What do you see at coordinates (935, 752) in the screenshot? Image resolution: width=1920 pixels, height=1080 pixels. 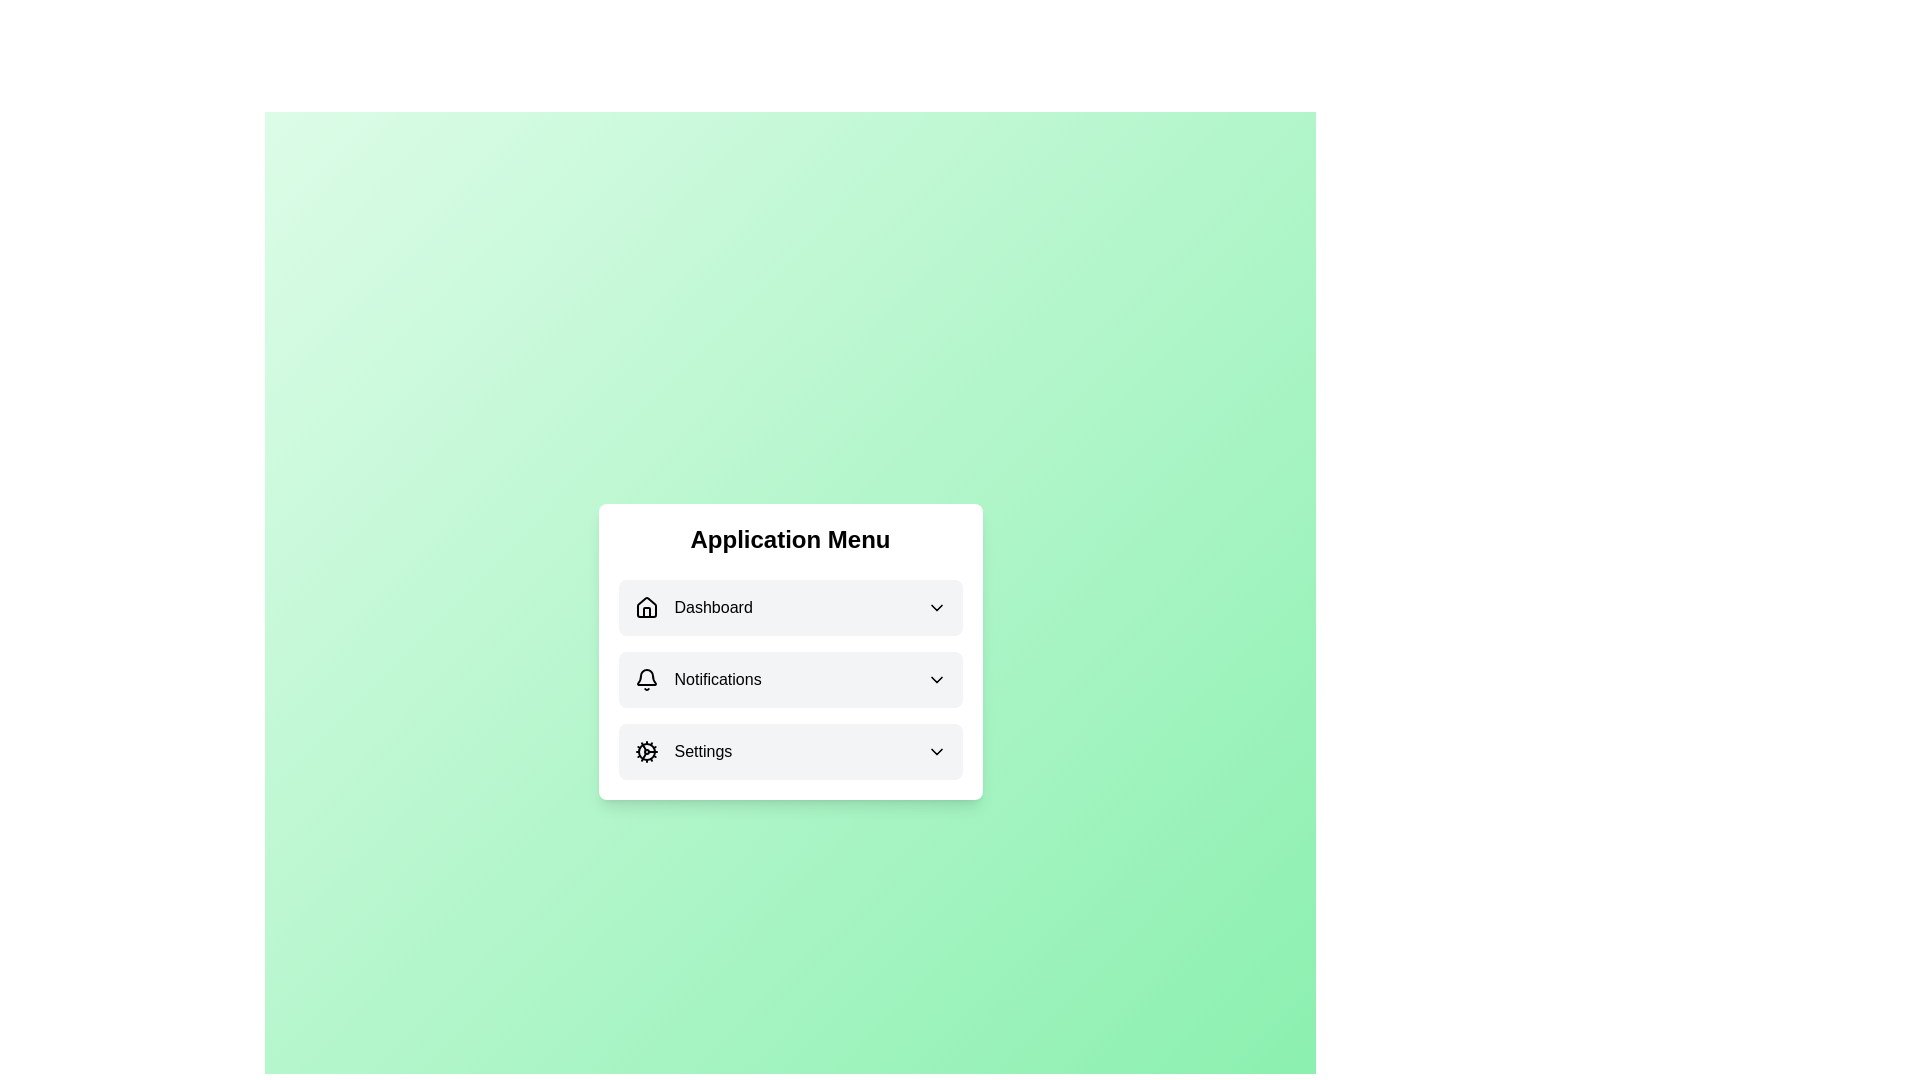 I see `the dropdown indicator icon` at bounding box center [935, 752].